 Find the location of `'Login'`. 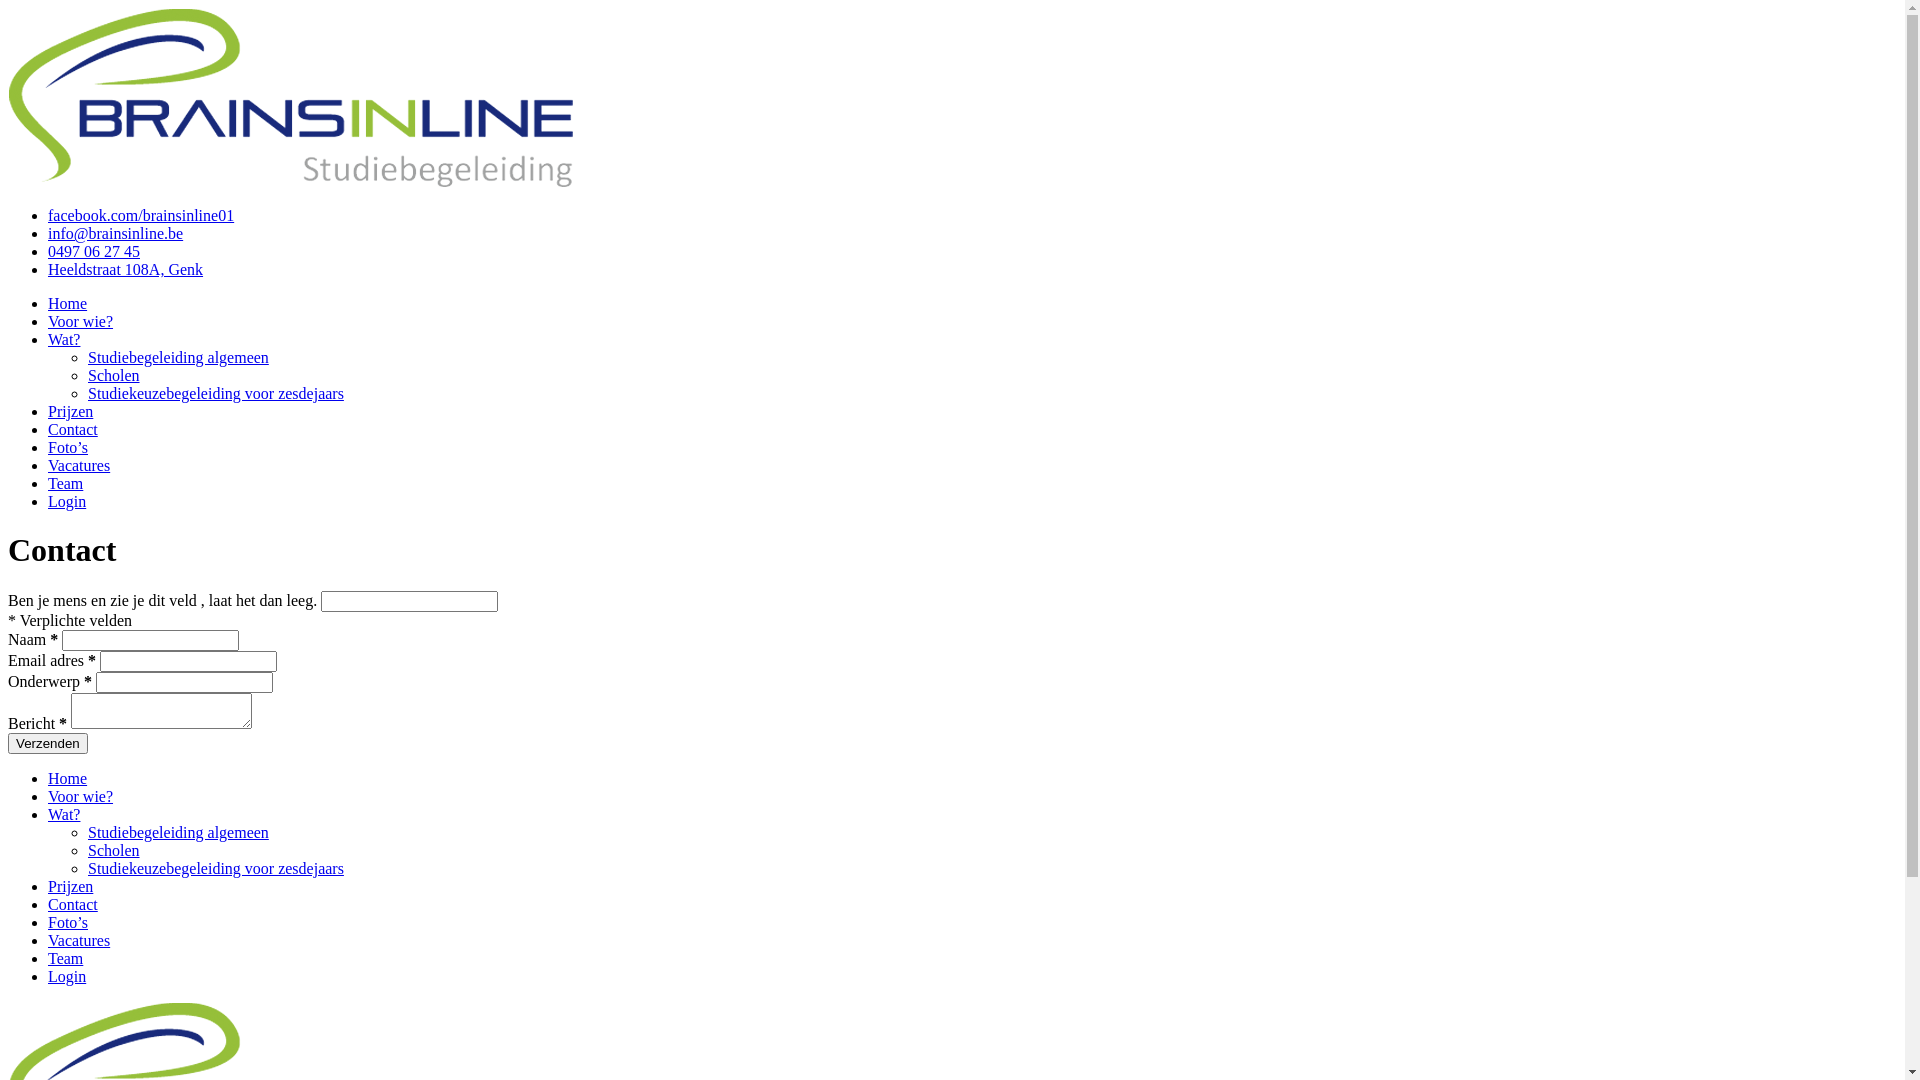

'Login' is located at coordinates (67, 500).